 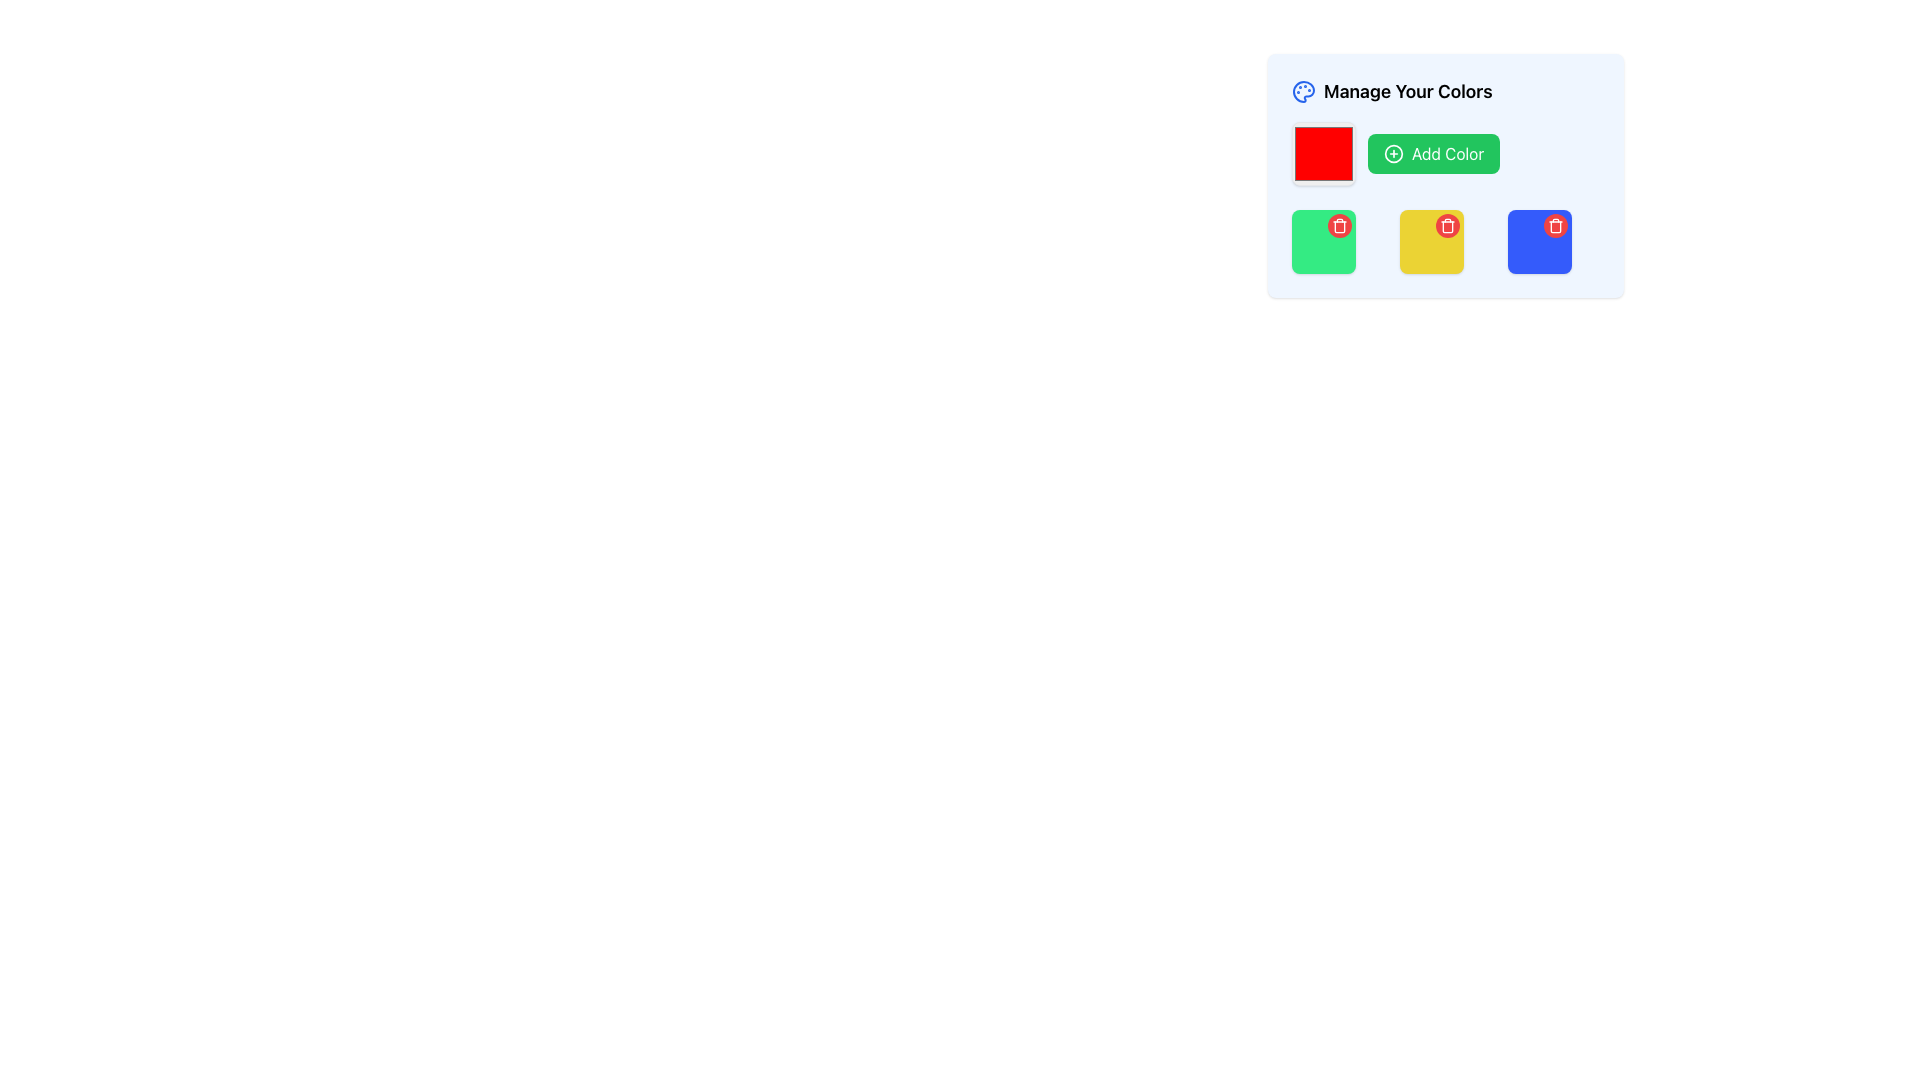 I want to click on the color management icon located to the left of the text 'Manage Your Colors' in the top-left area of the interface, so click(x=1304, y=92).